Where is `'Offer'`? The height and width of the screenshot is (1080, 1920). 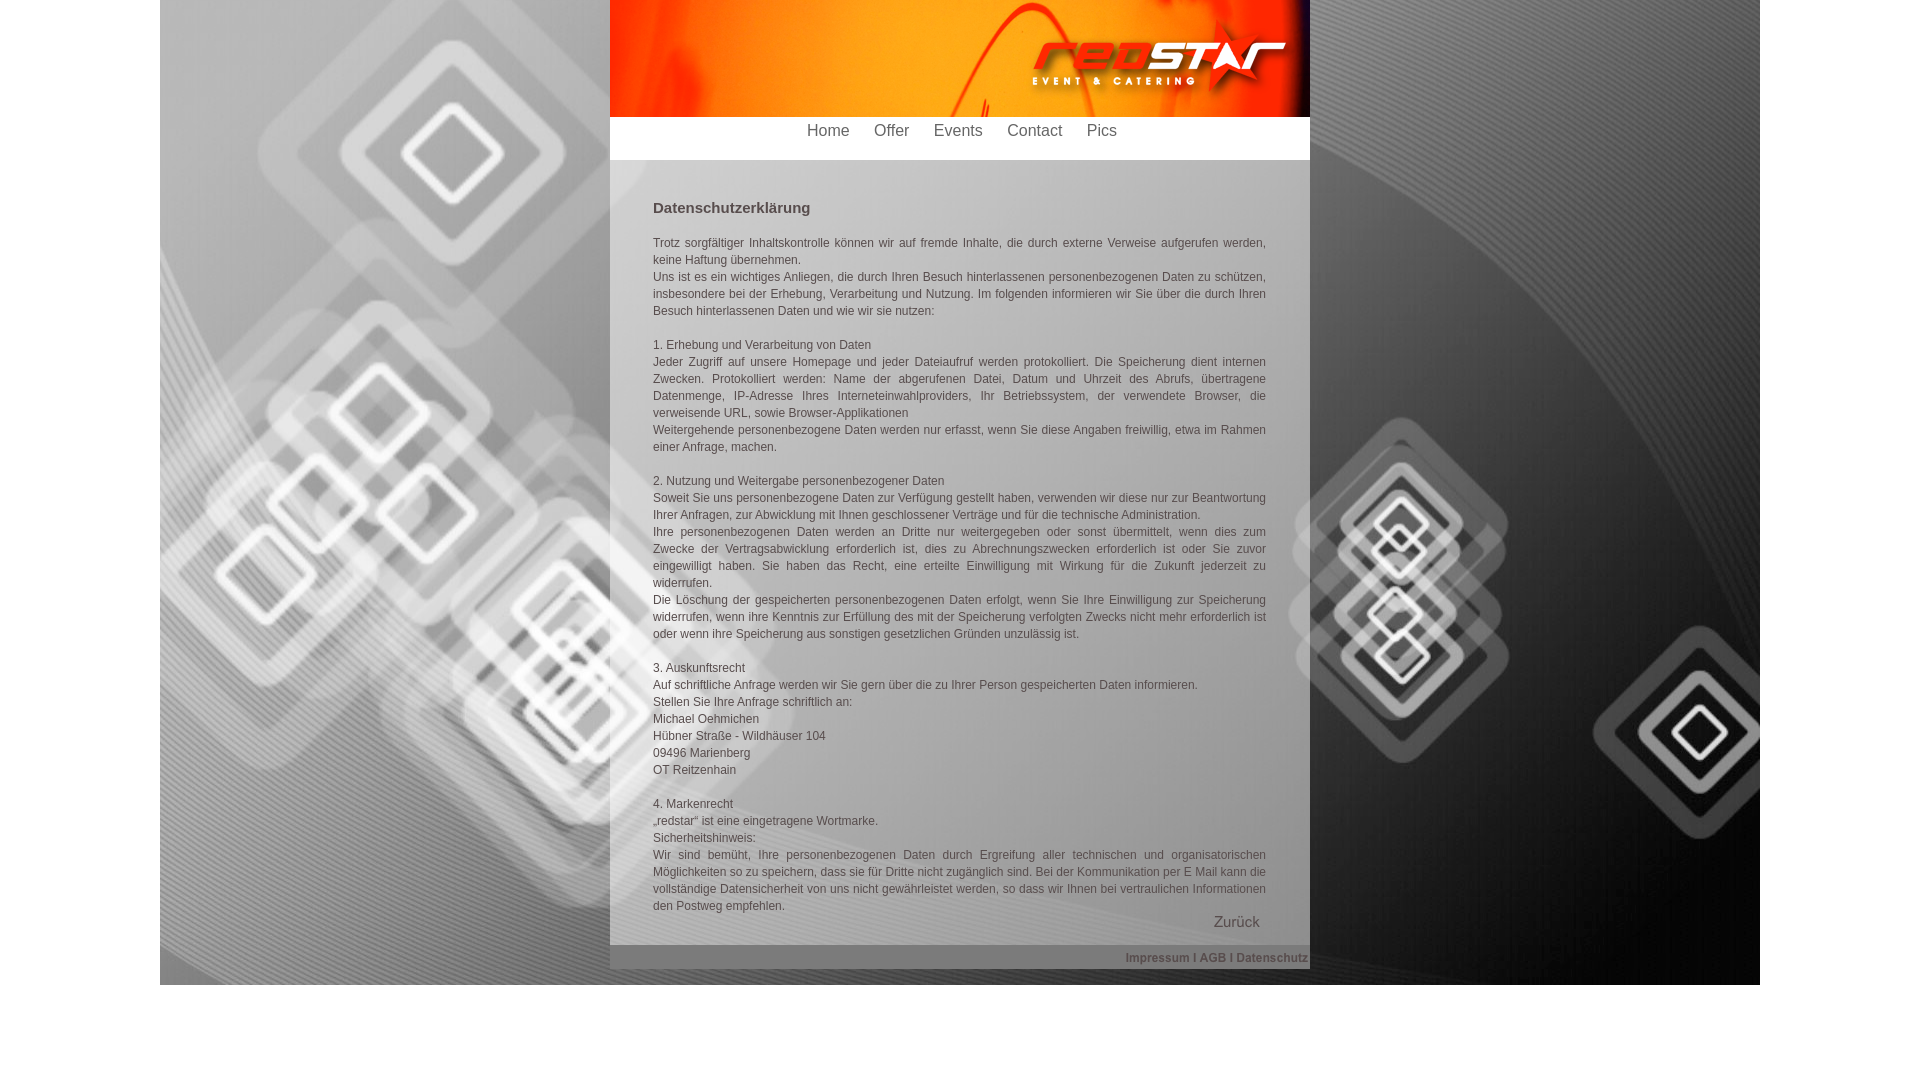
'Offer' is located at coordinates (892, 130).